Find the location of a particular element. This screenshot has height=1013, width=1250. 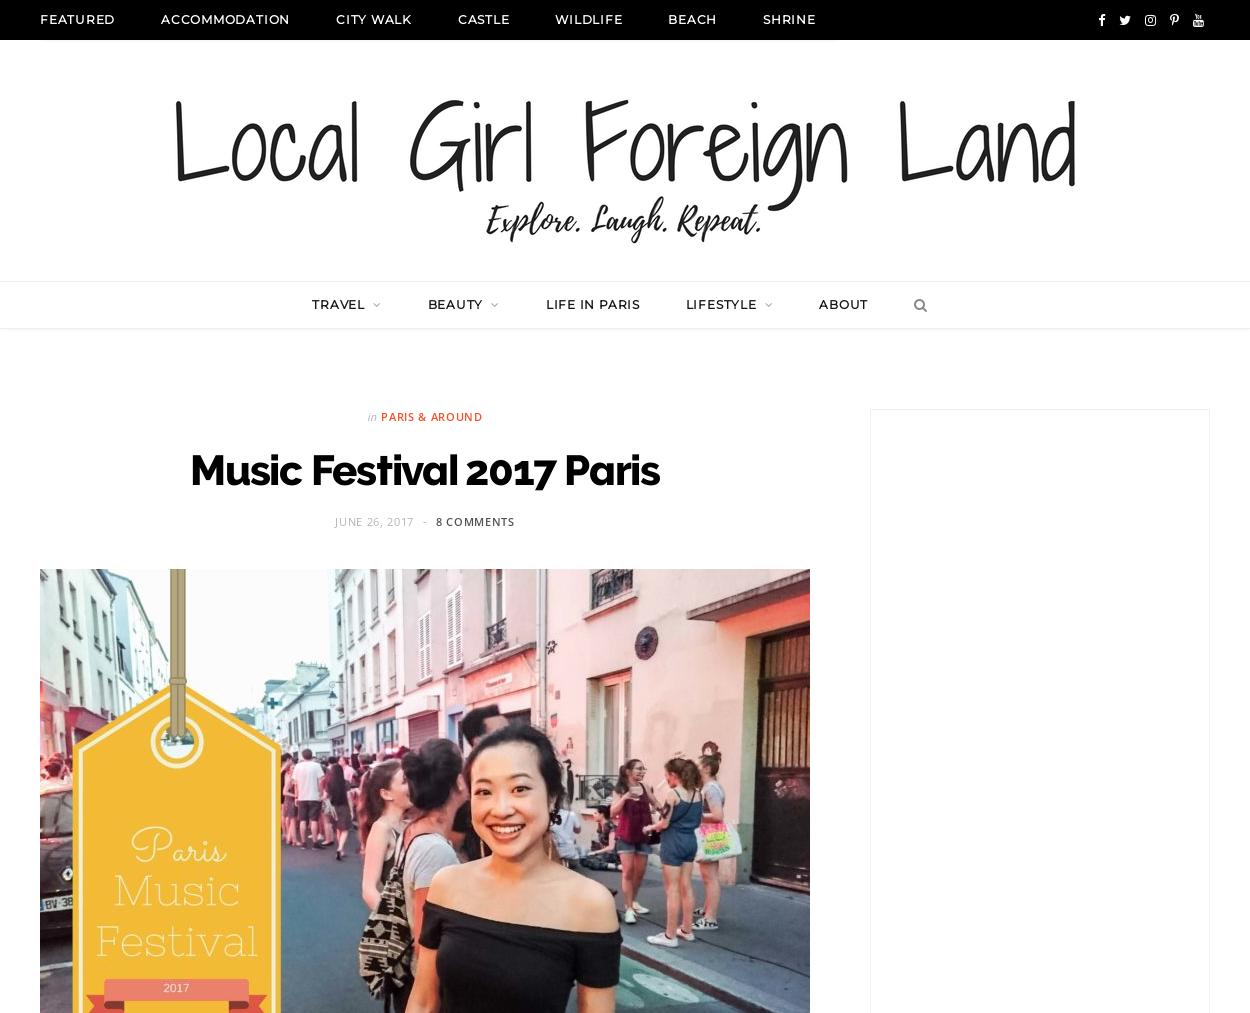

'Taiwan' is located at coordinates (601, 678).